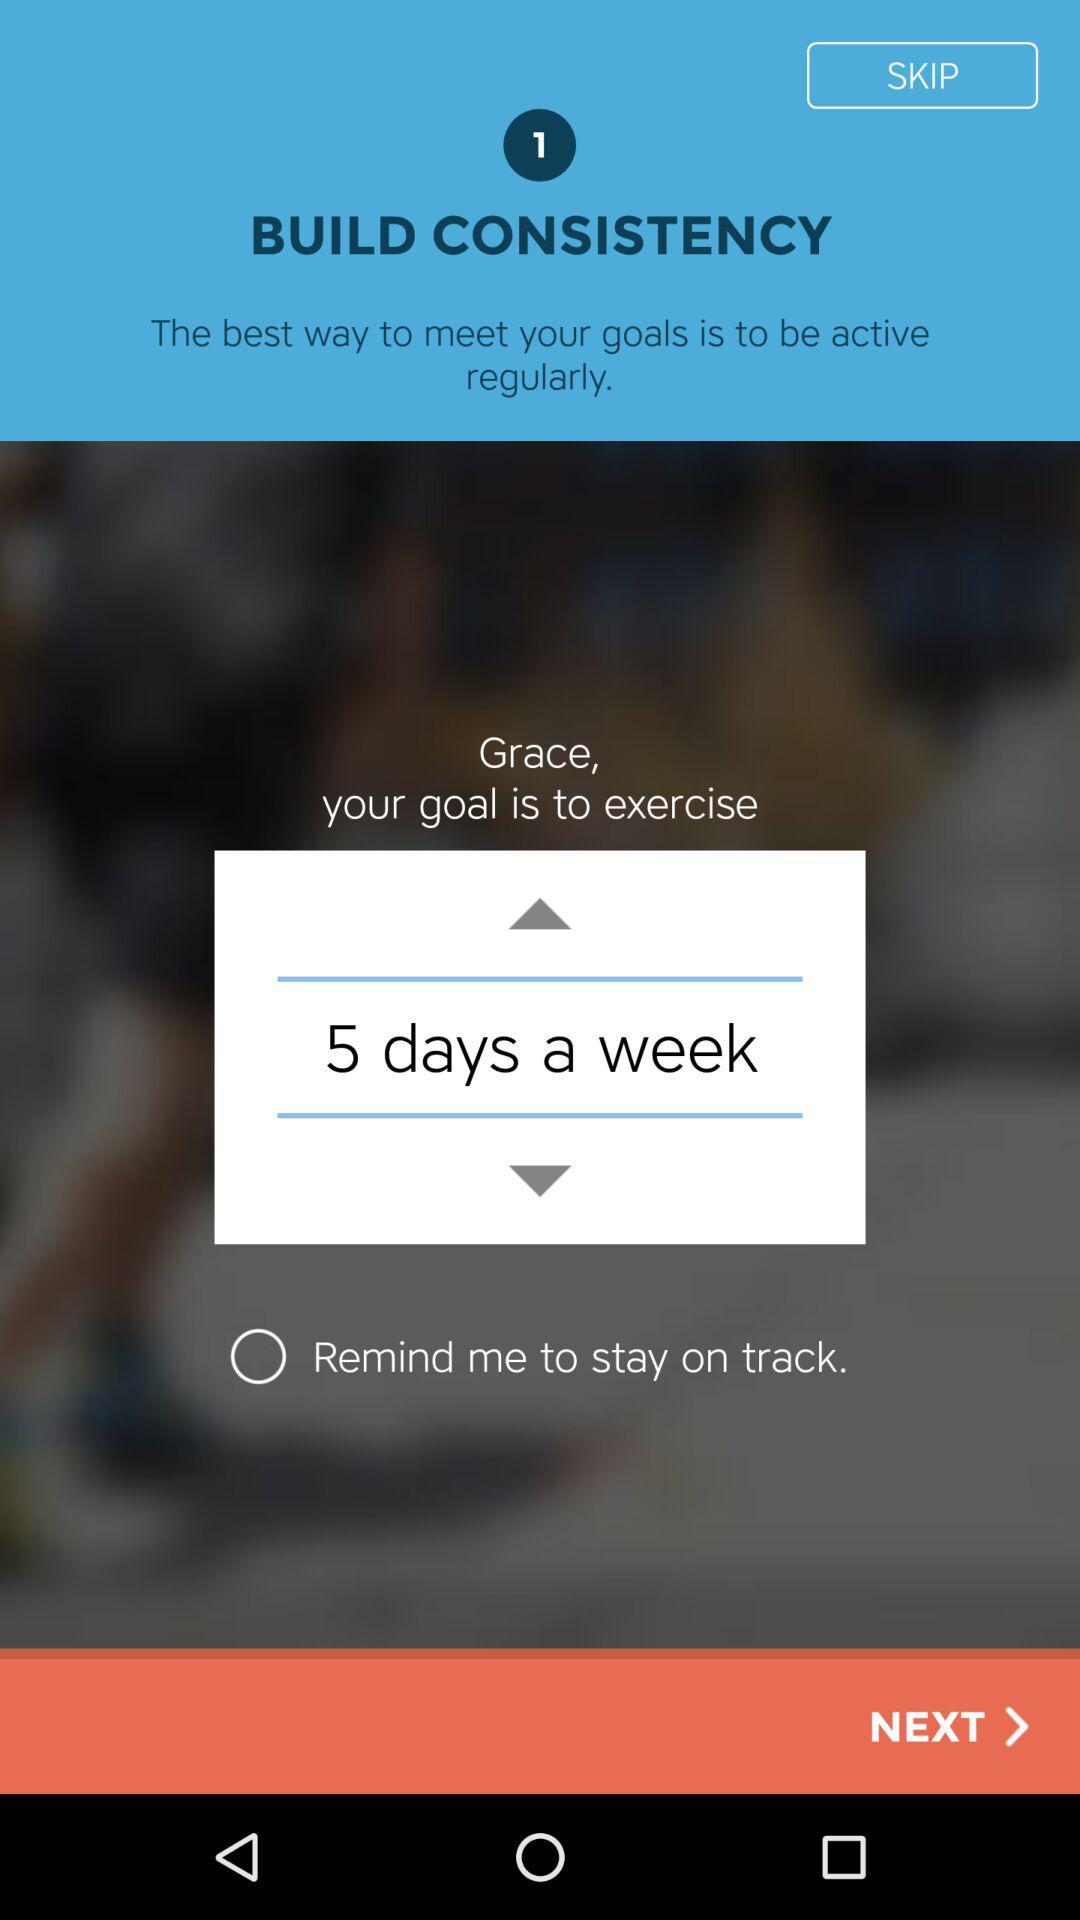  Describe the element at coordinates (538, 1356) in the screenshot. I see `remind me to` at that location.